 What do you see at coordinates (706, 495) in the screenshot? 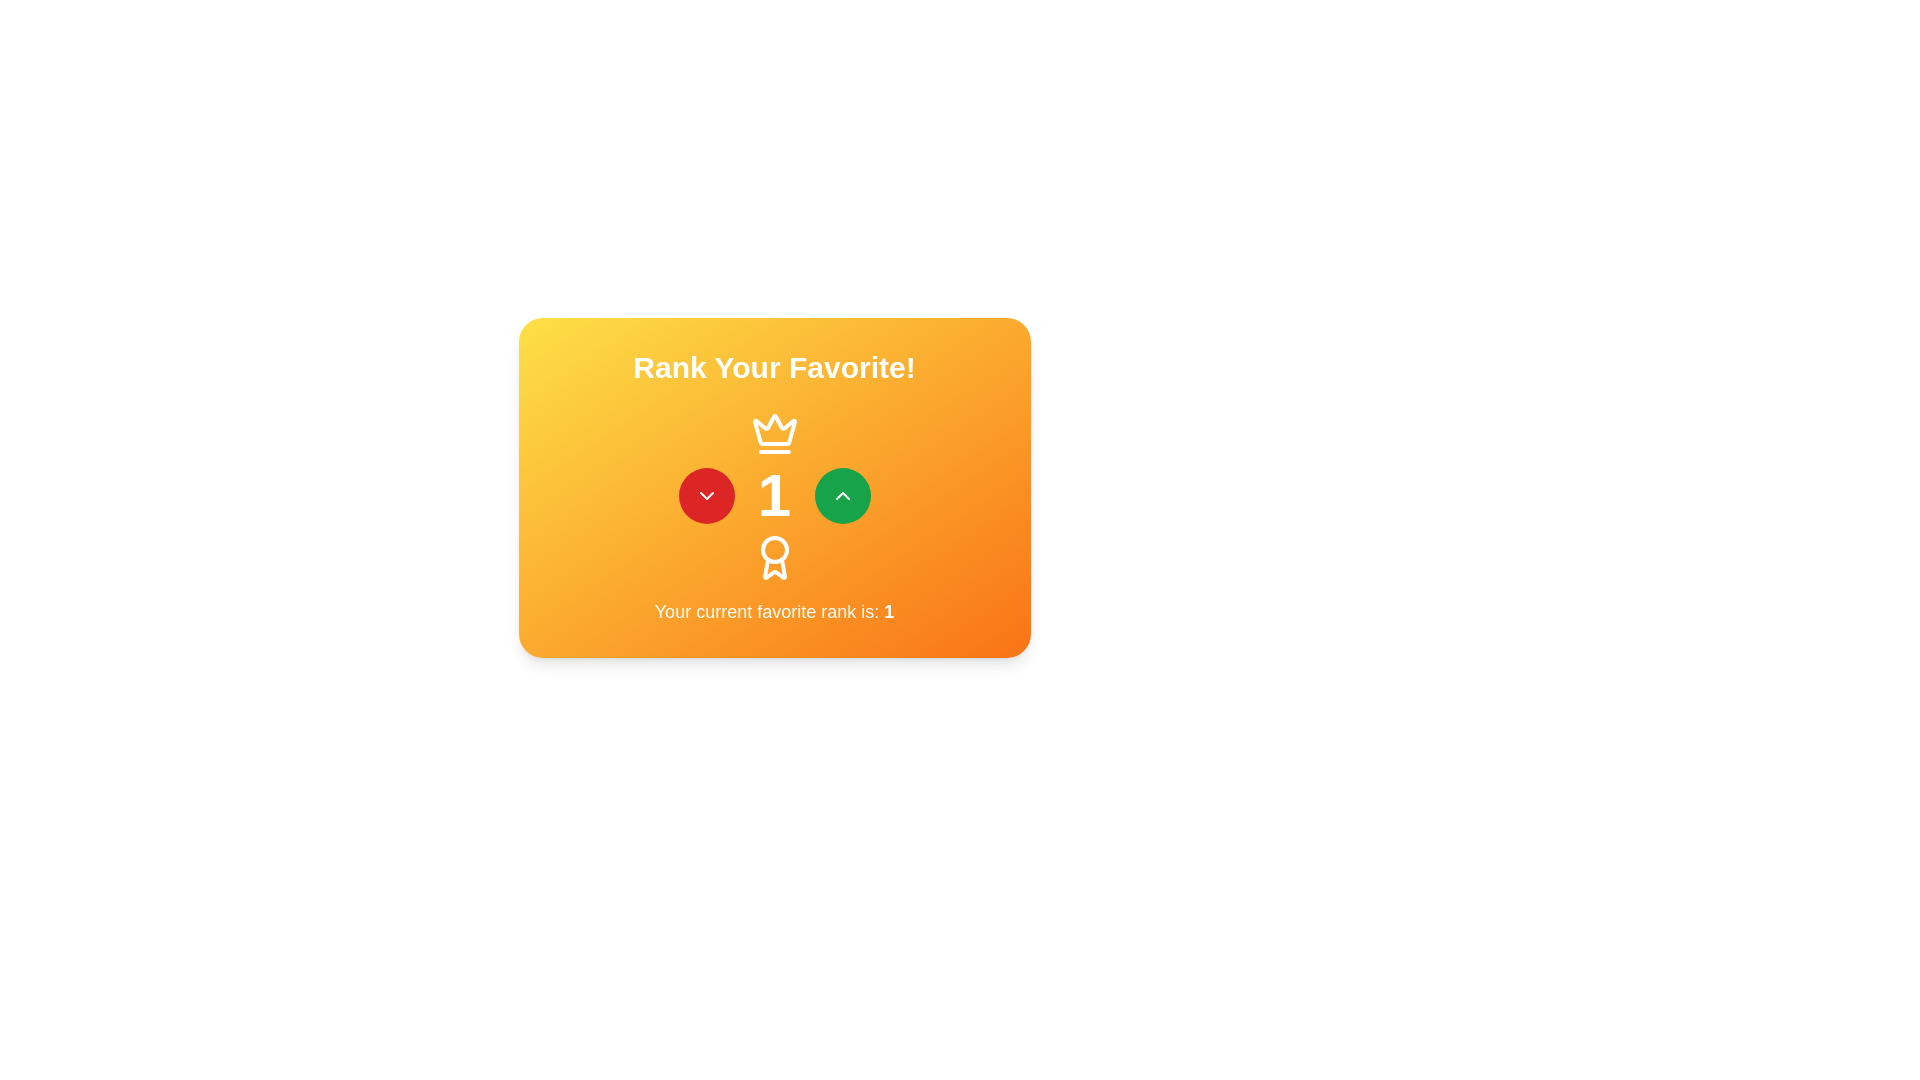
I see `the button designed to decrease the rank associated with the number displayed next to it, which is positioned to the left of a green circular button and the large '1' in the center of the card` at bounding box center [706, 495].